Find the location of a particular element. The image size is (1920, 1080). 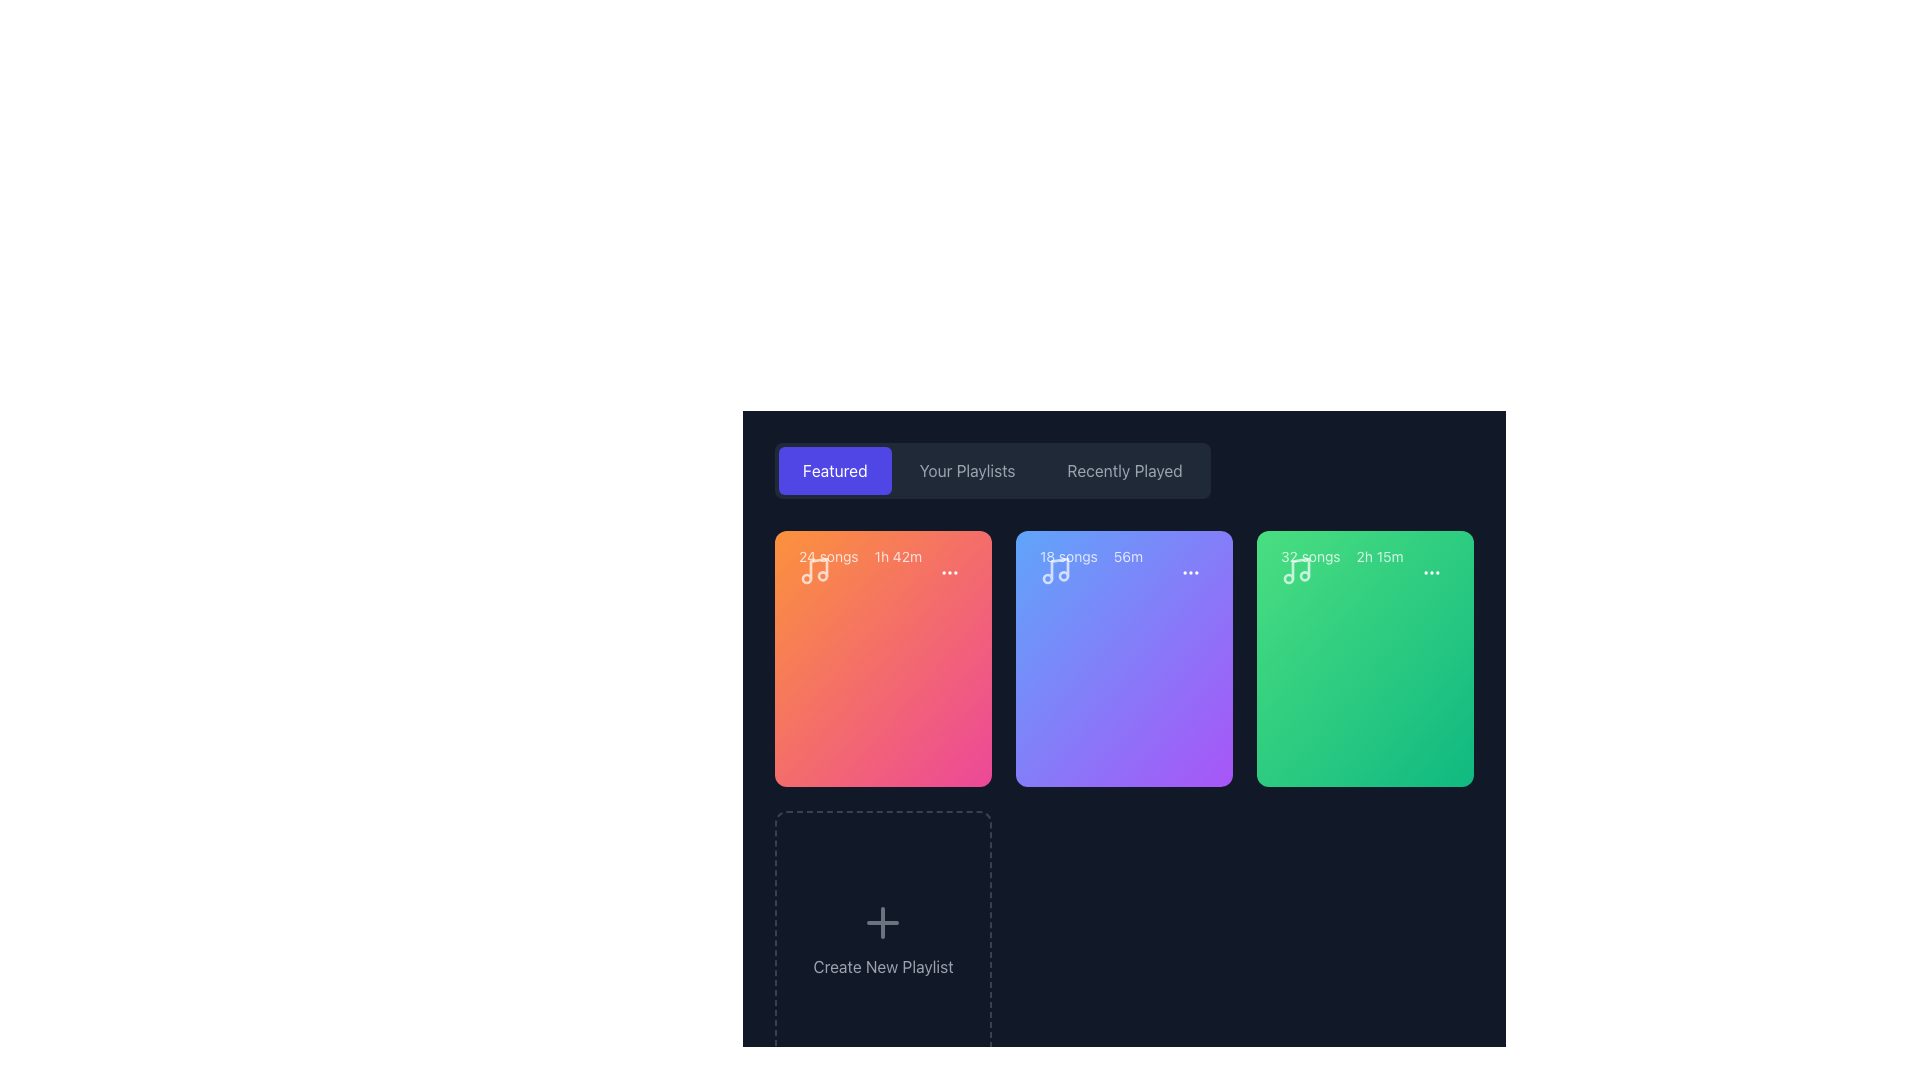

the text label displaying '1h 42m' located at the bottom of the first playlist card, which is aligned horizontally next to the '24 songs' label is located at coordinates (897, 556).